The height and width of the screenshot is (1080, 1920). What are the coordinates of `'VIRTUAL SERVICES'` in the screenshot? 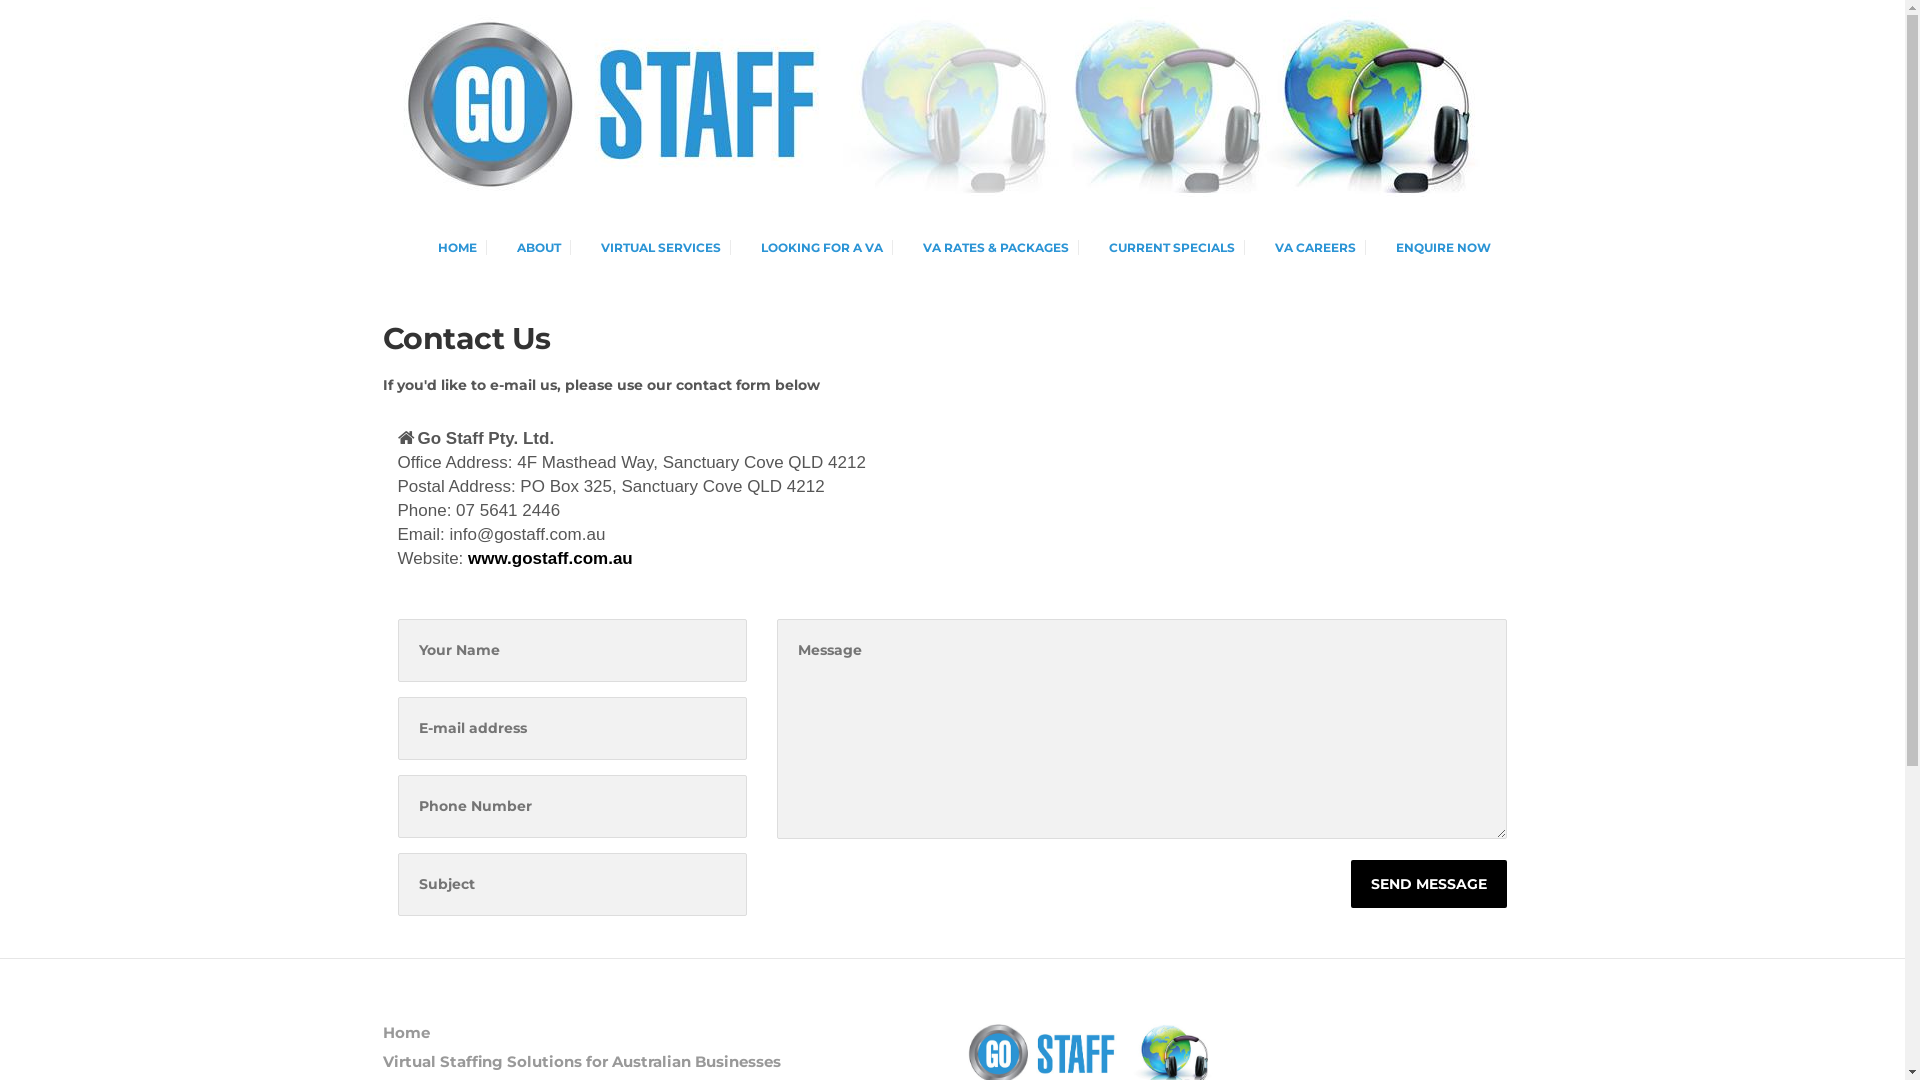 It's located at (651, 246).